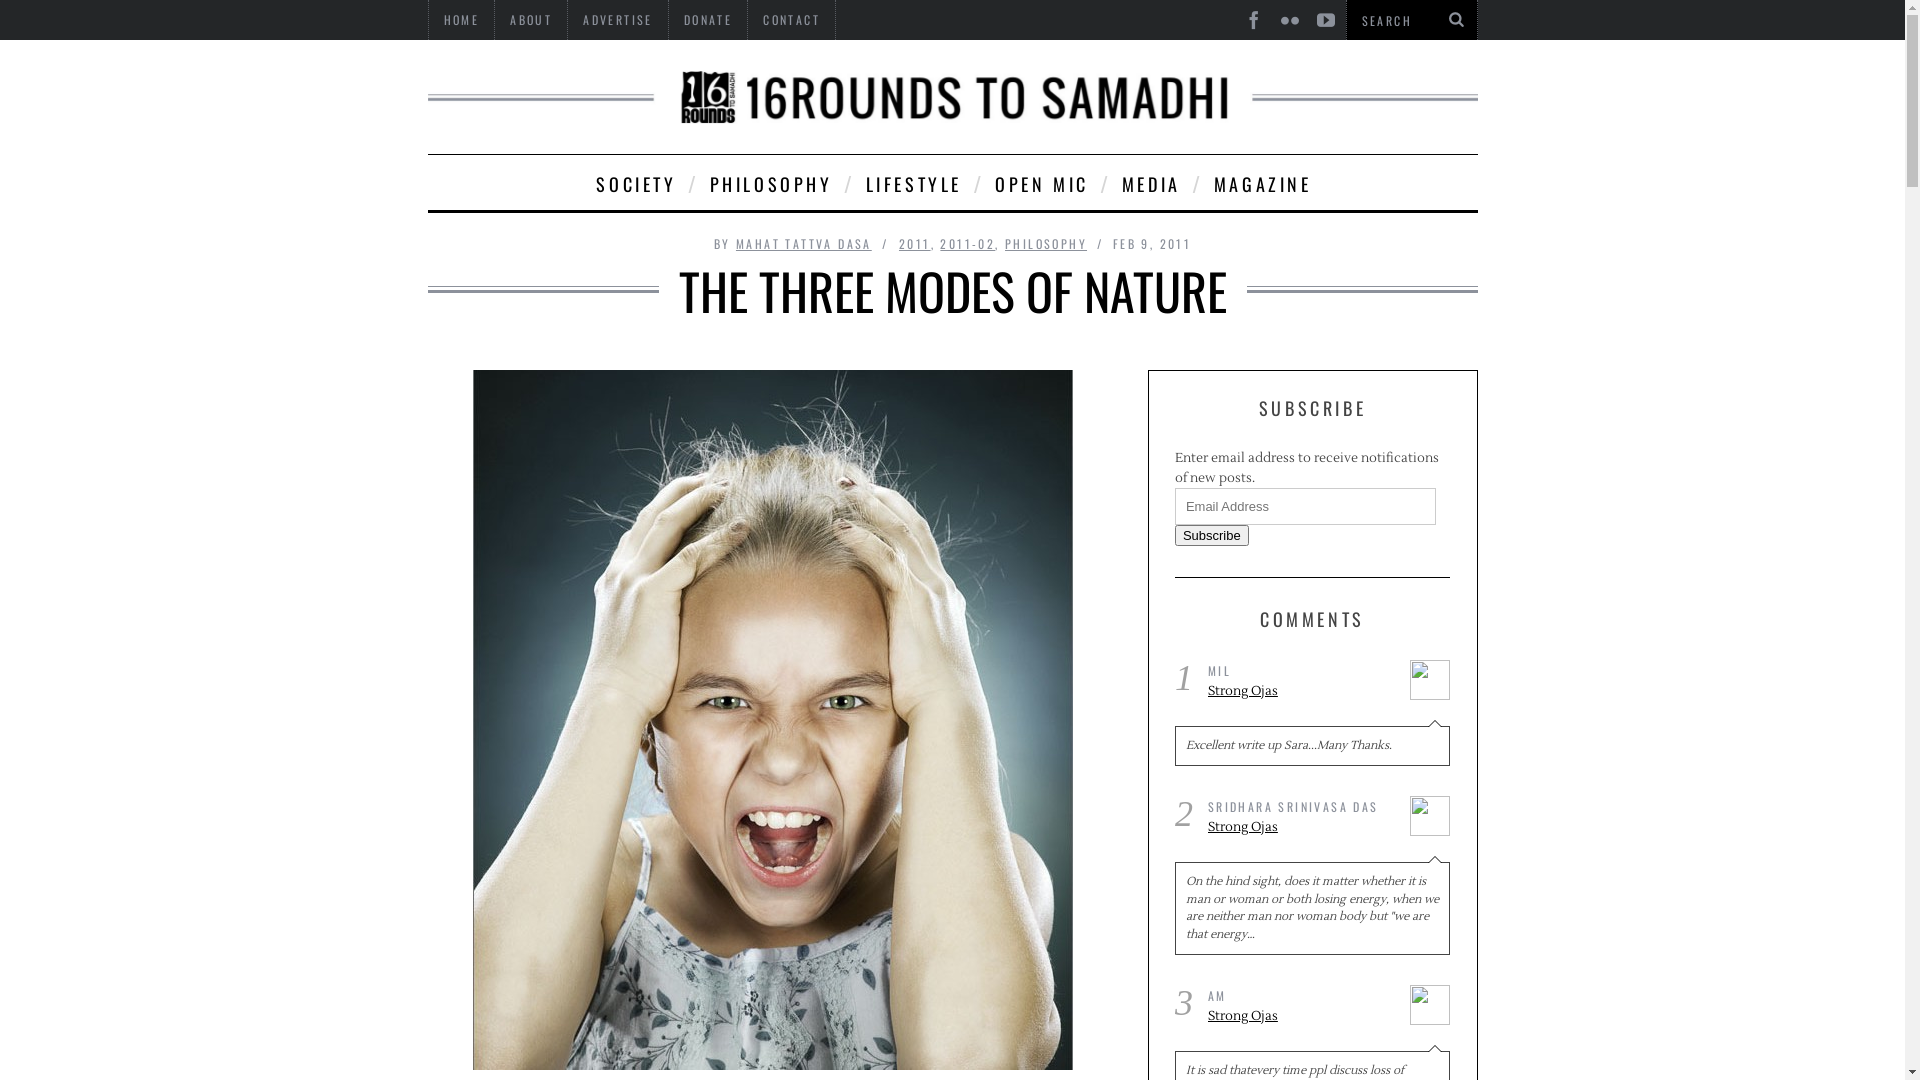 Image resolution: width=1920 pixels, height=1080 pixels. What do you see at coordinates (1040, 182) in the screenshot?
I see `'OPEN MIC'` at bounding box center [1040, 182].